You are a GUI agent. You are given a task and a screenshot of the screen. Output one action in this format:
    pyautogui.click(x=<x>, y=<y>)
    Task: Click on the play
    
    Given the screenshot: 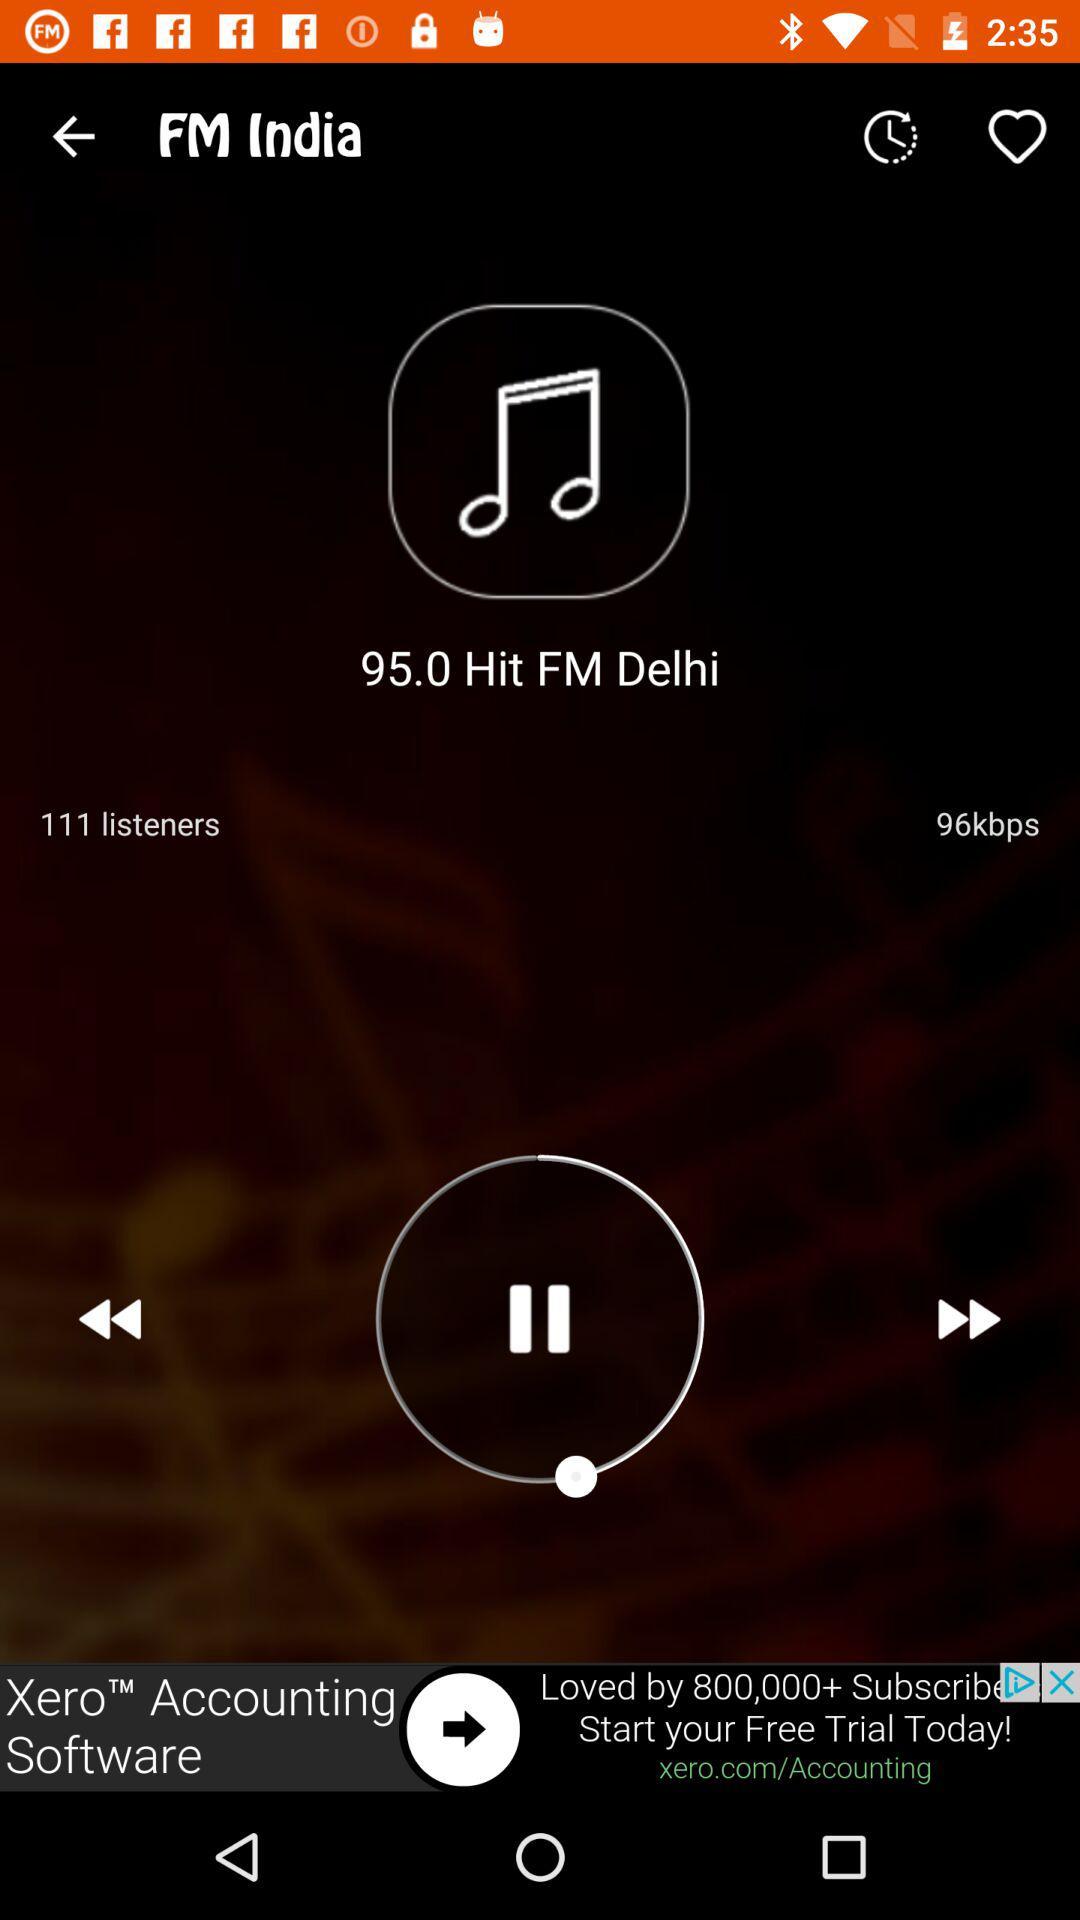 What is the action you would take?
    pyautogui.click(x=538, y=1318)
    